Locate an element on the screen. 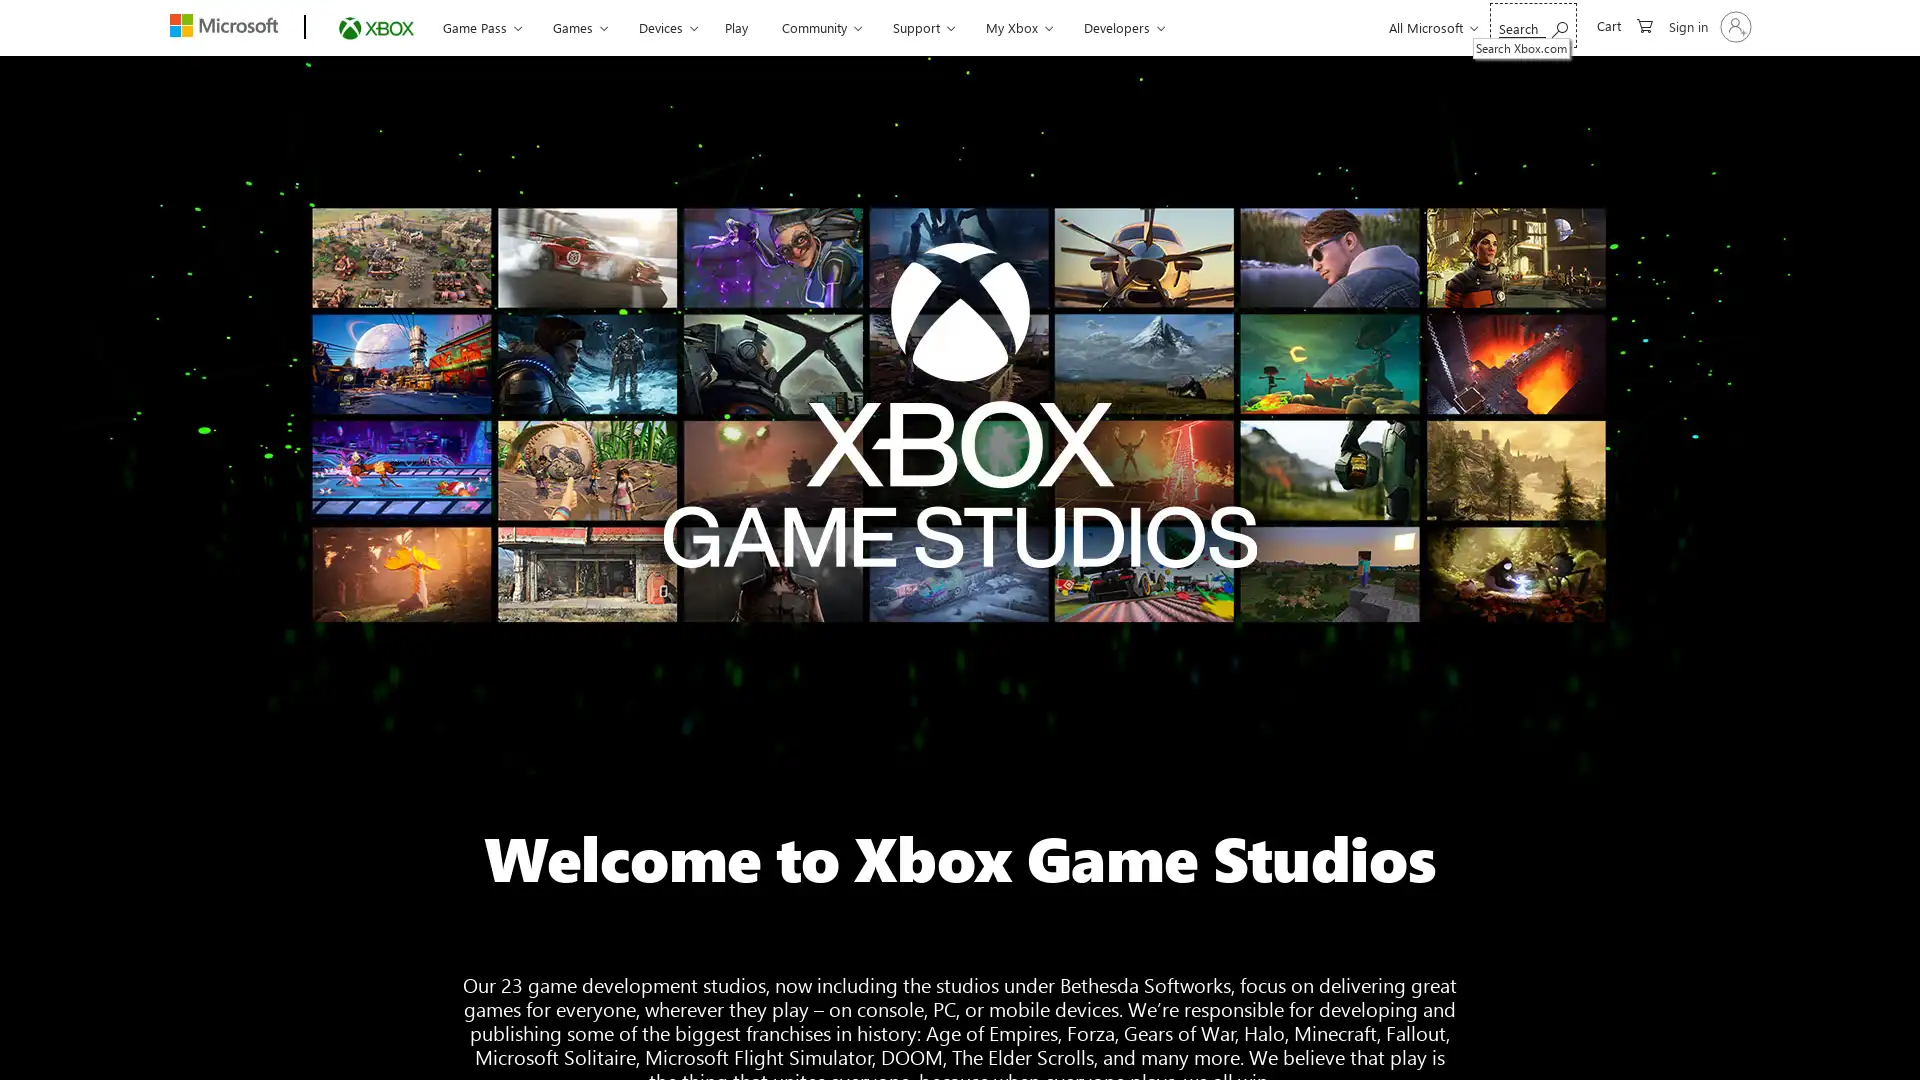  Developers is located at coordinates (1094, 27).